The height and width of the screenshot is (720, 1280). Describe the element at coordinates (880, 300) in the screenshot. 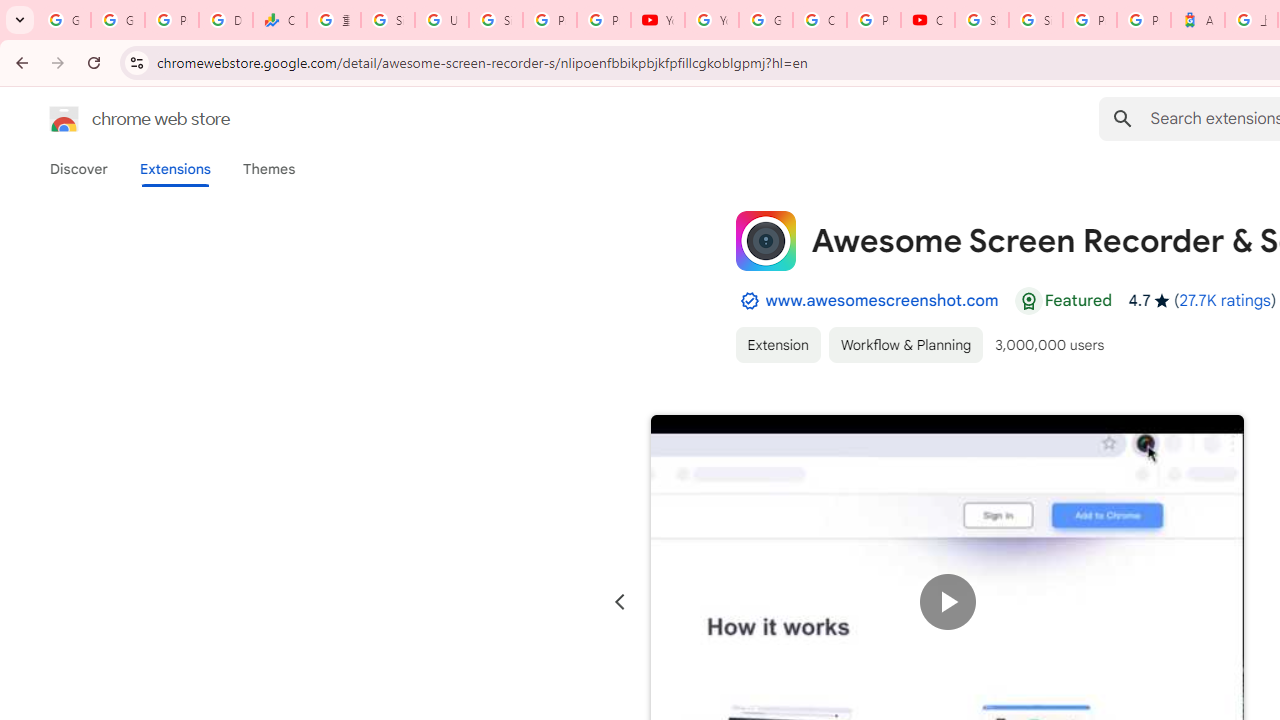

I see `'www.awesomescreenshot.com'` at that location.